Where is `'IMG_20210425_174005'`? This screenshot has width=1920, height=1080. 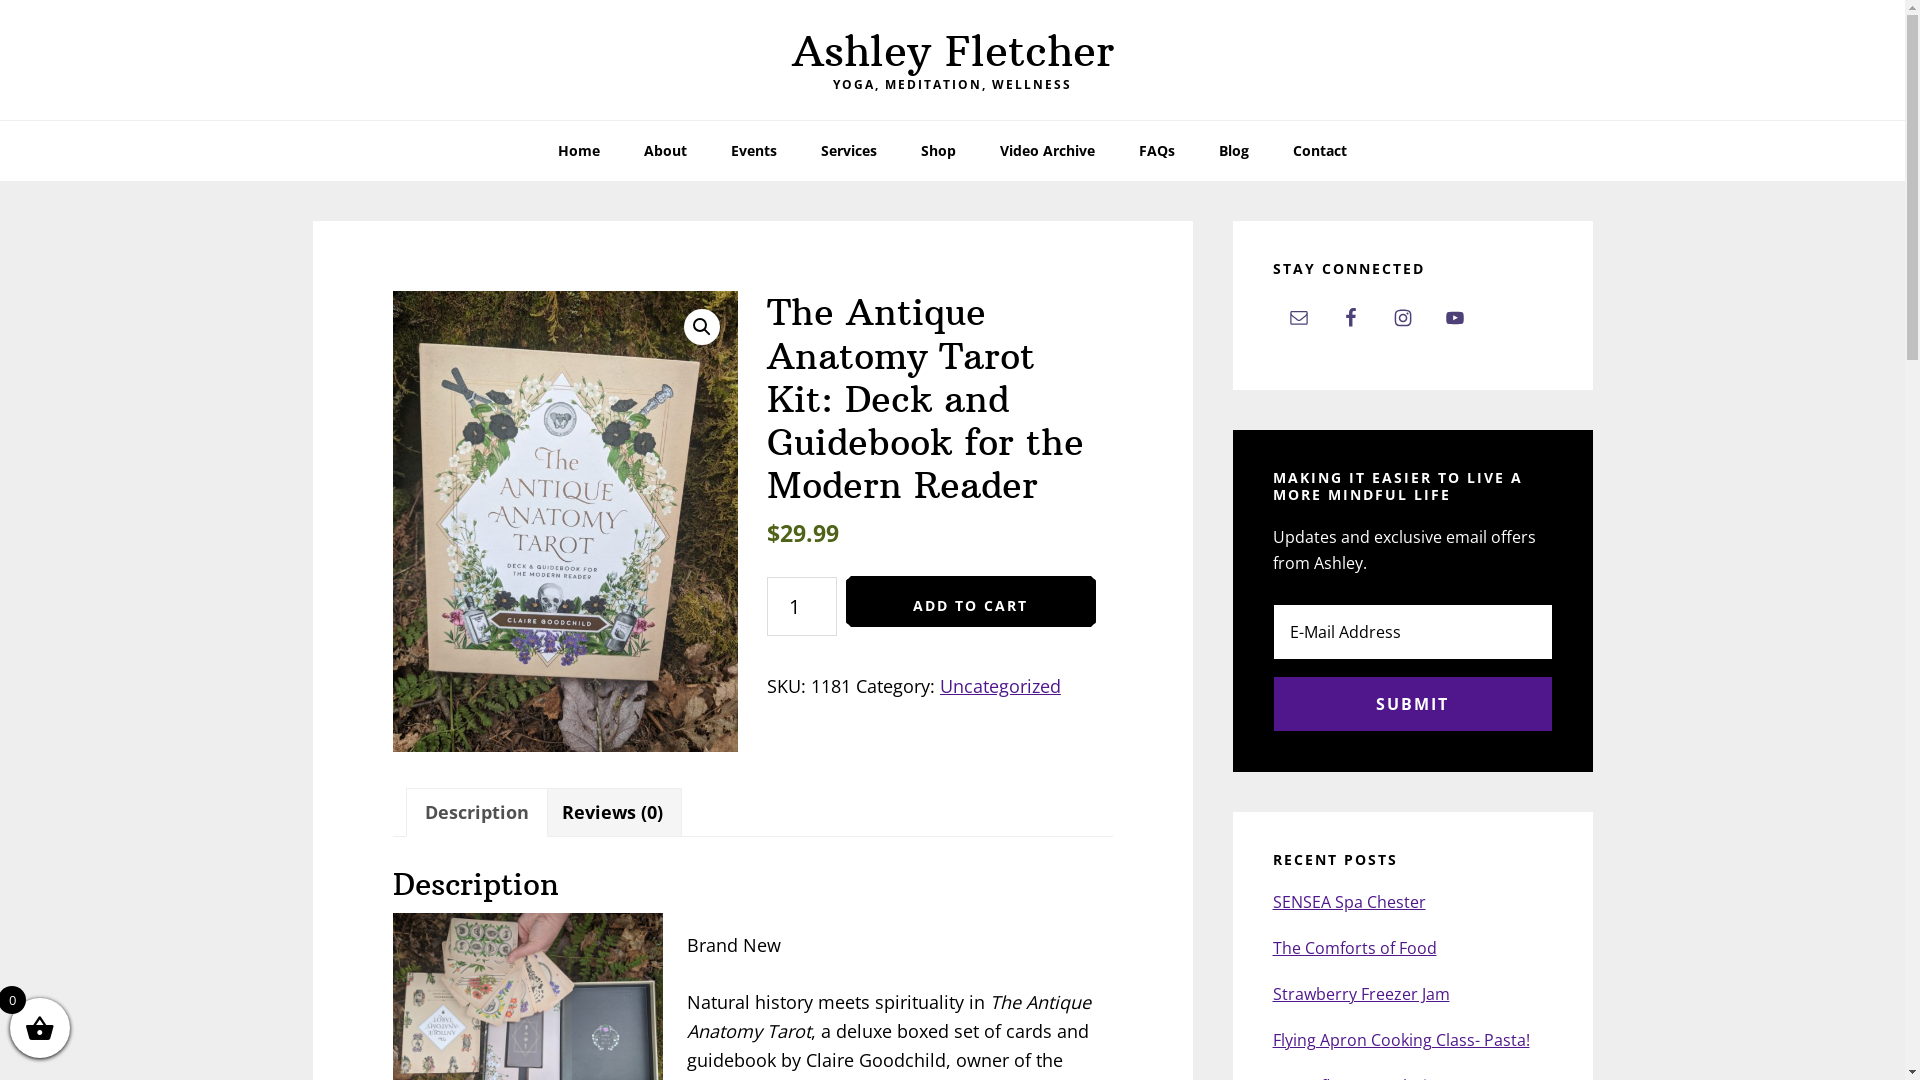
'IMG_20210425_174005' is located at coordinates (564, 520).